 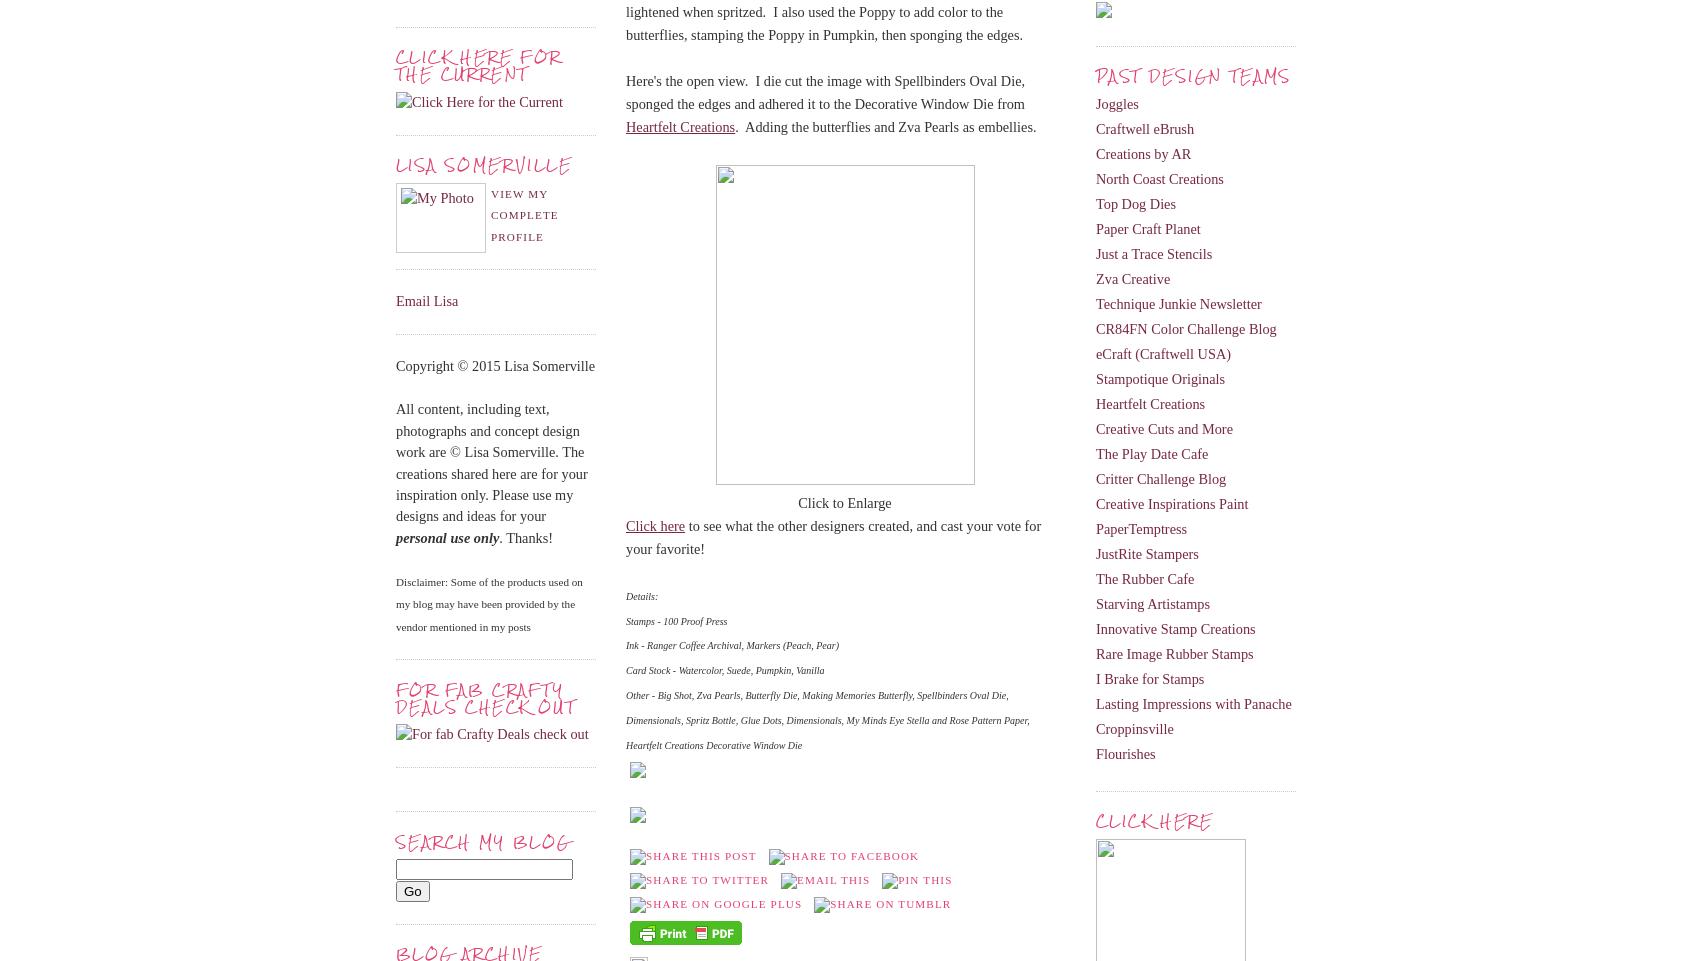 What do you see at coordinates (1096, 303) in the screenshot?
I see `'Technique Junkie Newsletter'` at bounding box center [1096, 303].